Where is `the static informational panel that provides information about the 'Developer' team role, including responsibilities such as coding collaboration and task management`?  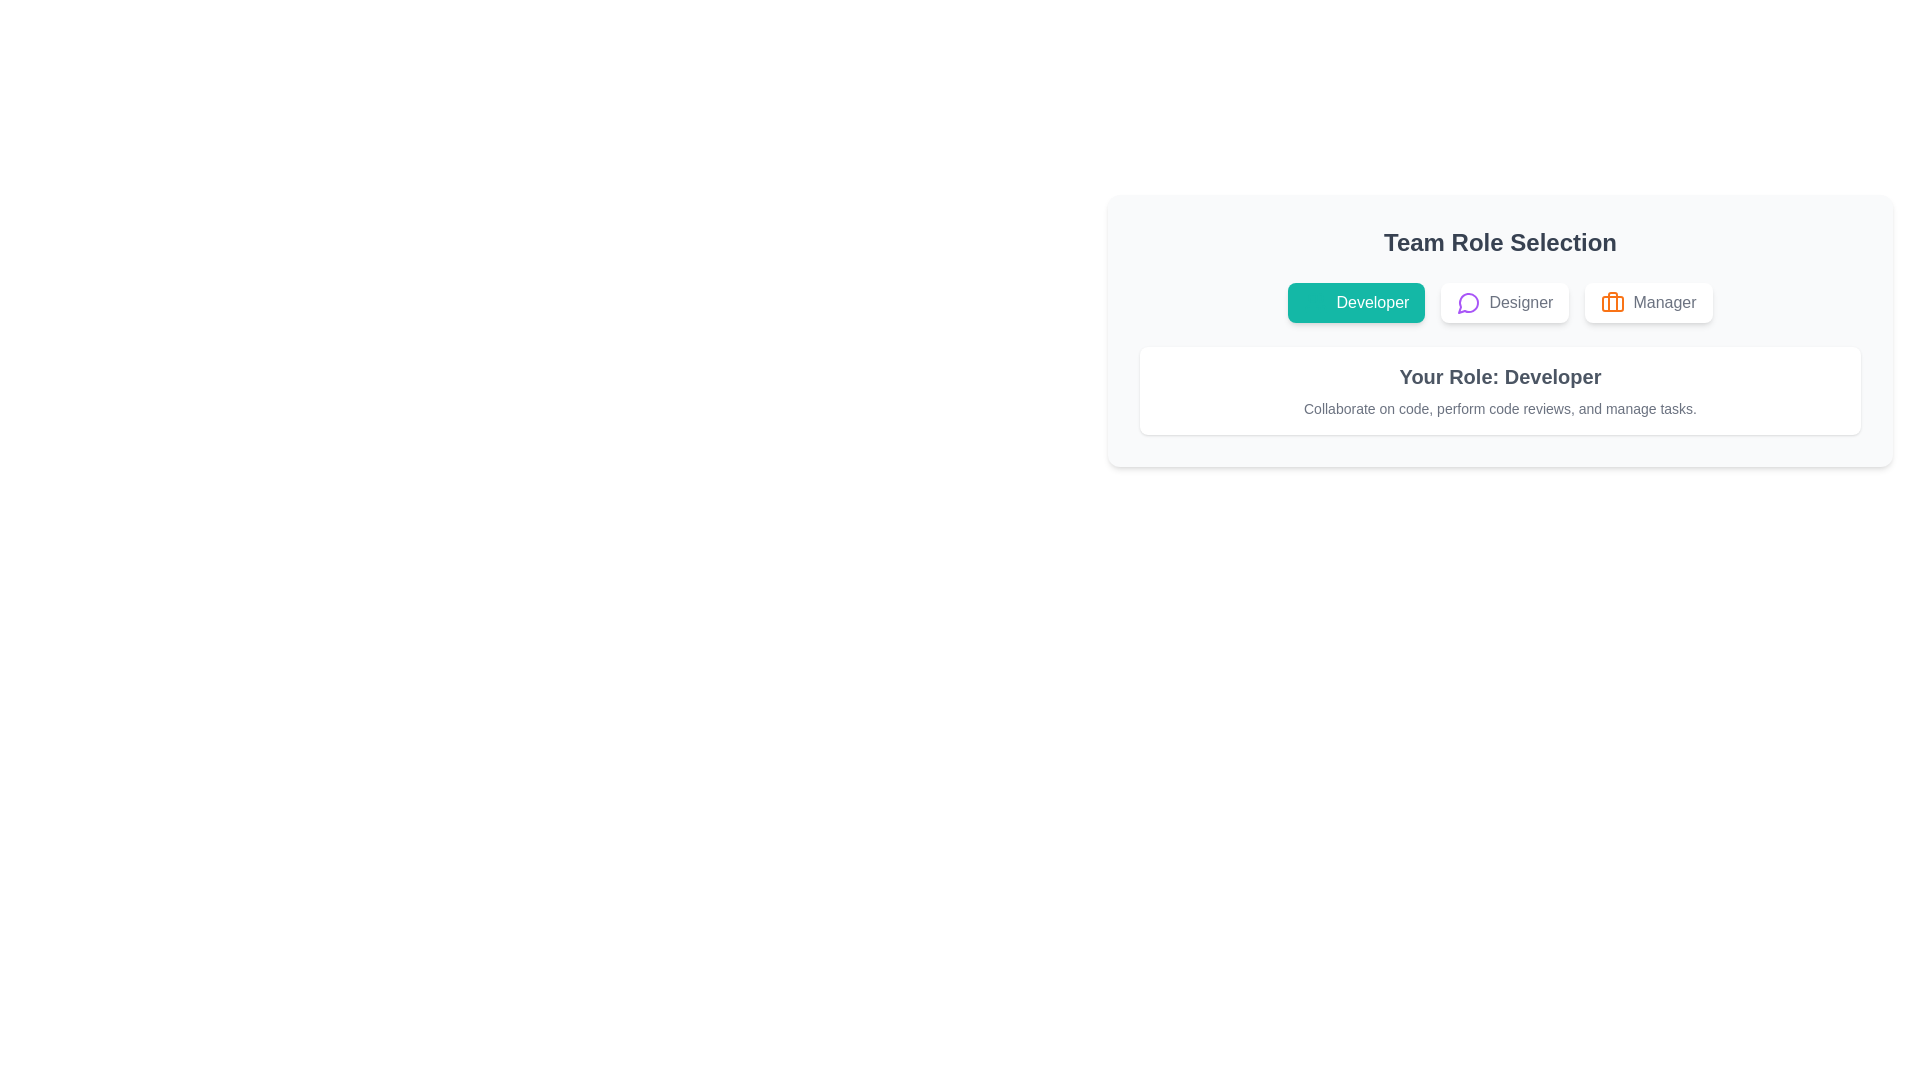
the static informational panel that provides information about the 'Developer' team role, including responsibilities such as coding collaboration and task management is located at coordinates (1500, 390).